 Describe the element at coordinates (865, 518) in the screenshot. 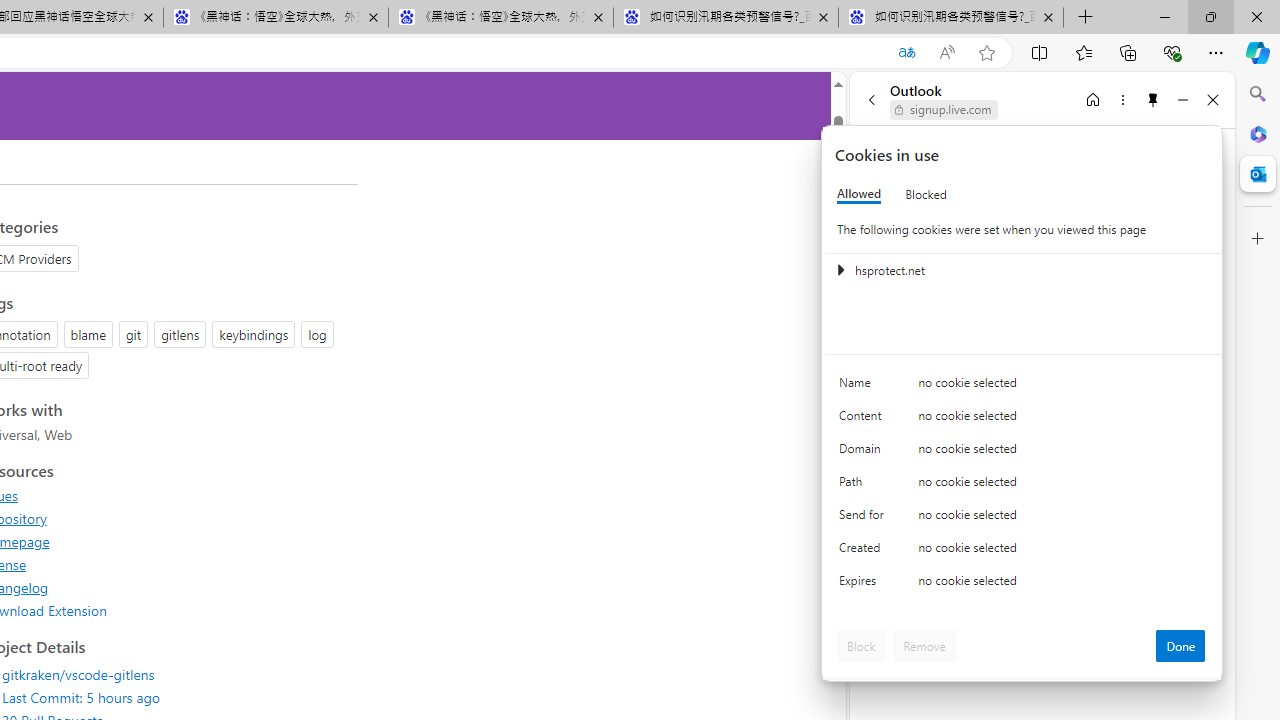

I see `'Send for'` at that location.